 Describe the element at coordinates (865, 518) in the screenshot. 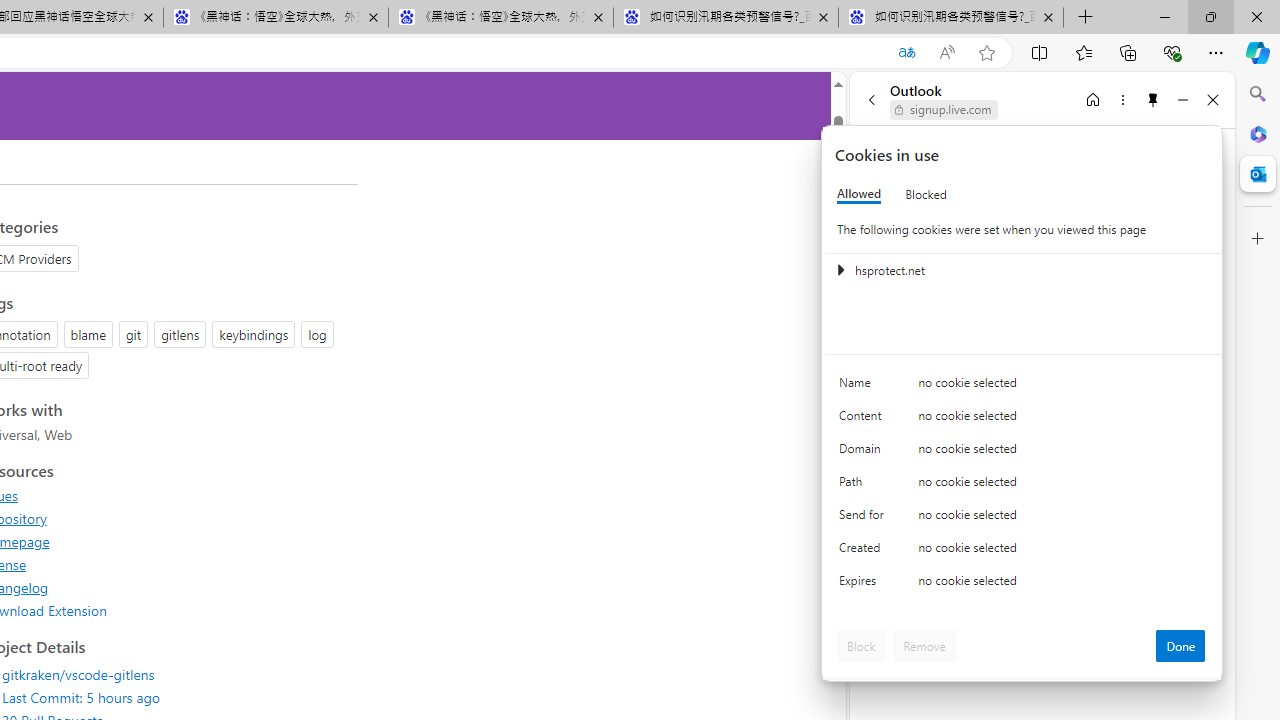

I see `'Send for'` at that location.